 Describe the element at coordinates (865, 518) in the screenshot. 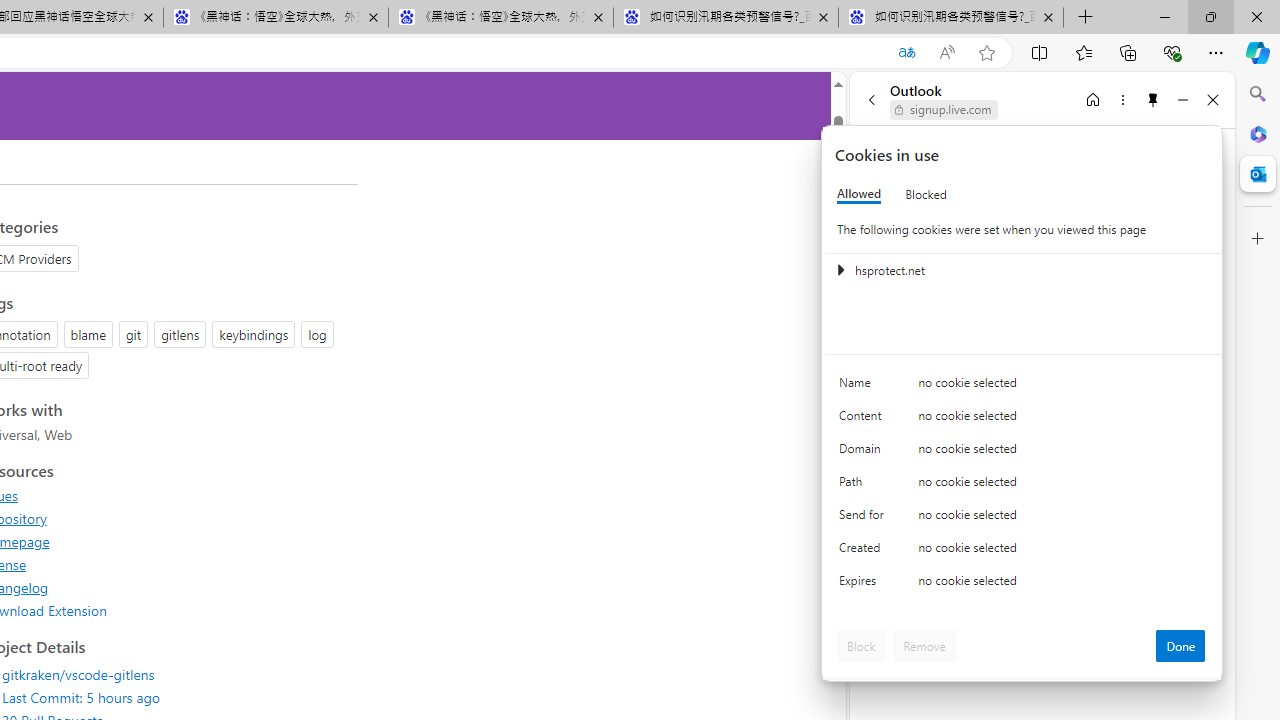

I see `'Send for'` at that location.